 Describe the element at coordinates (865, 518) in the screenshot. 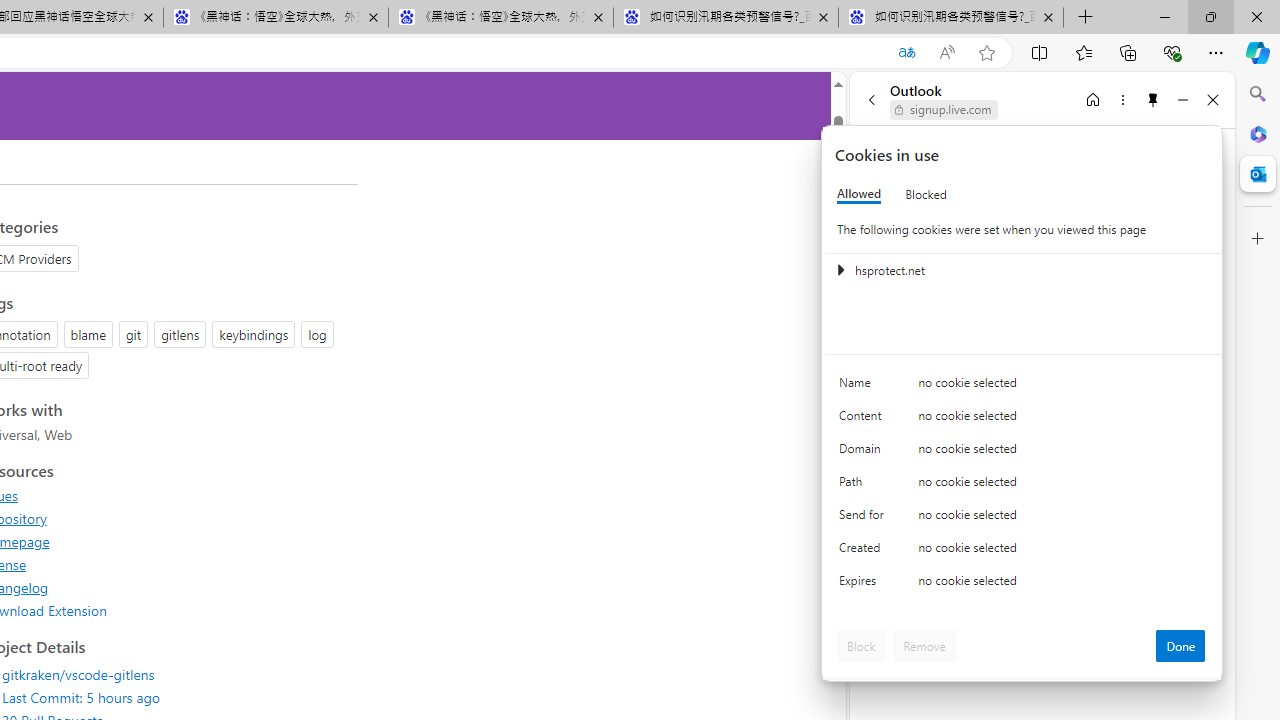

I see `'Send for'` at that location.